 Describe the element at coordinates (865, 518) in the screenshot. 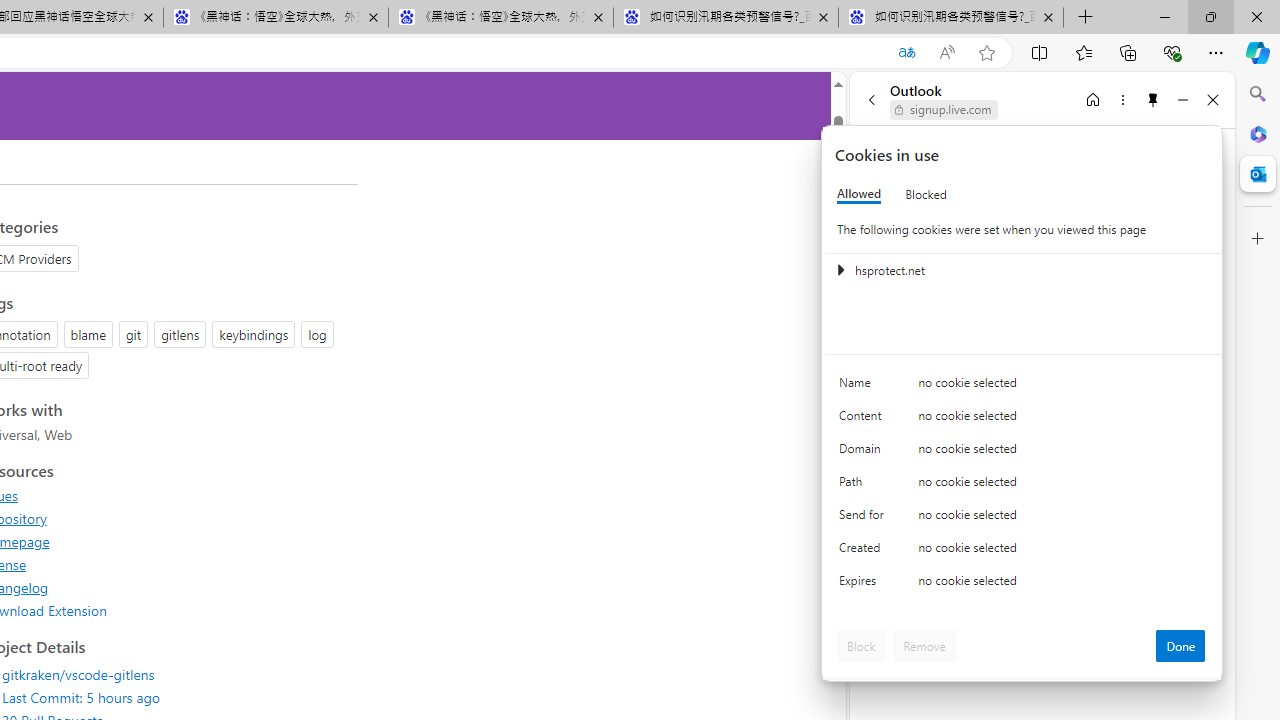

I see `'Send for'` at that location.